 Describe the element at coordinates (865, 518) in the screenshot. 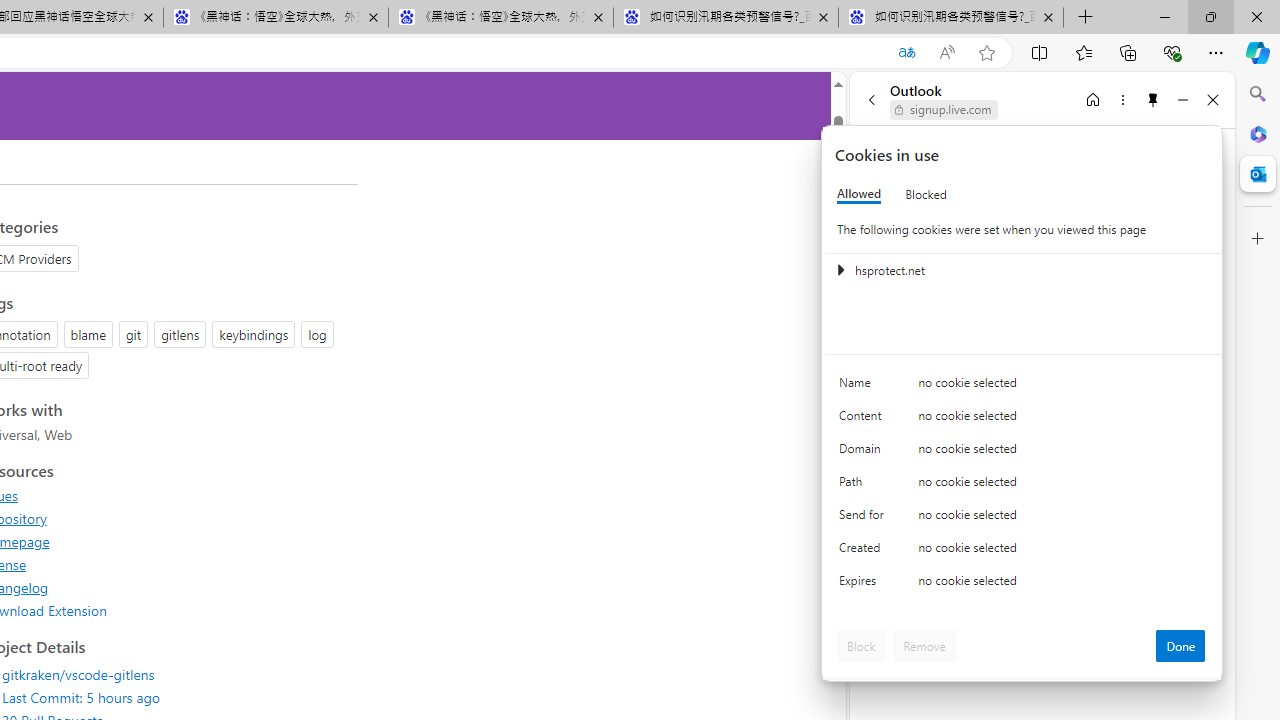

I see `'Send for'` at that location.